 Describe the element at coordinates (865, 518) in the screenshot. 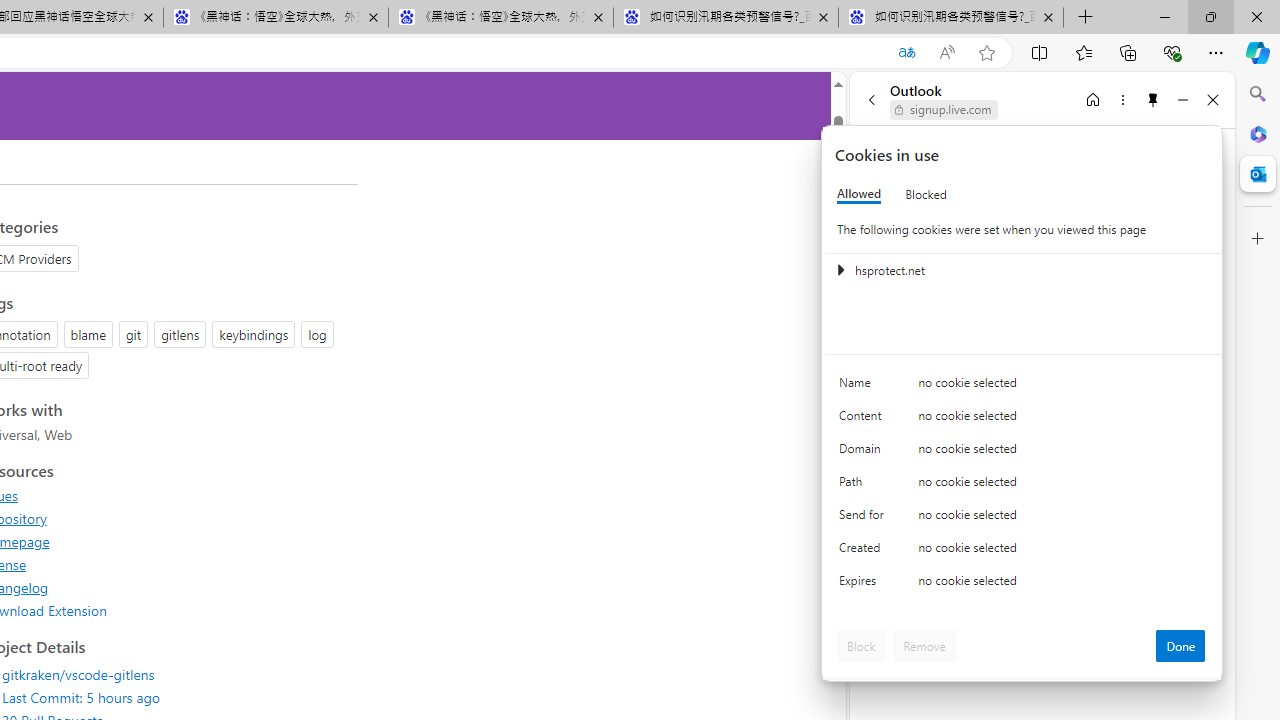

I see `'Send for'` at that location.